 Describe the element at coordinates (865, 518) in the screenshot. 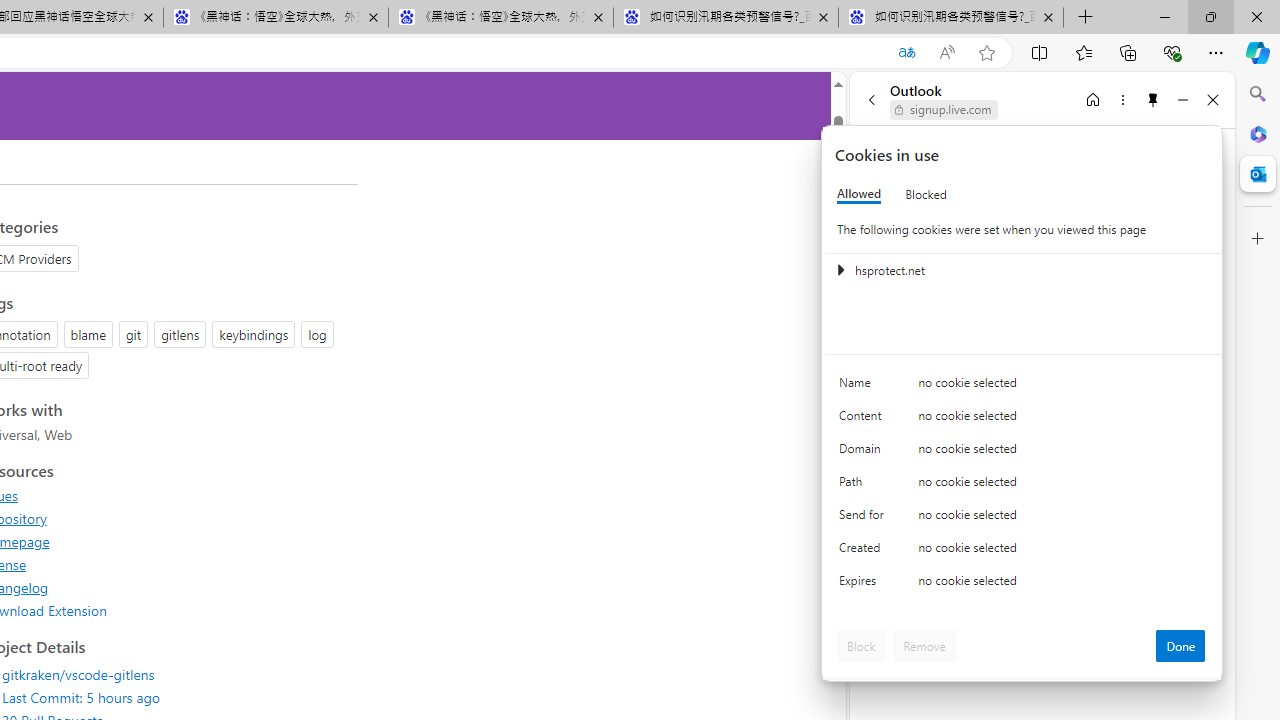

I see `'Send for'` at that location.